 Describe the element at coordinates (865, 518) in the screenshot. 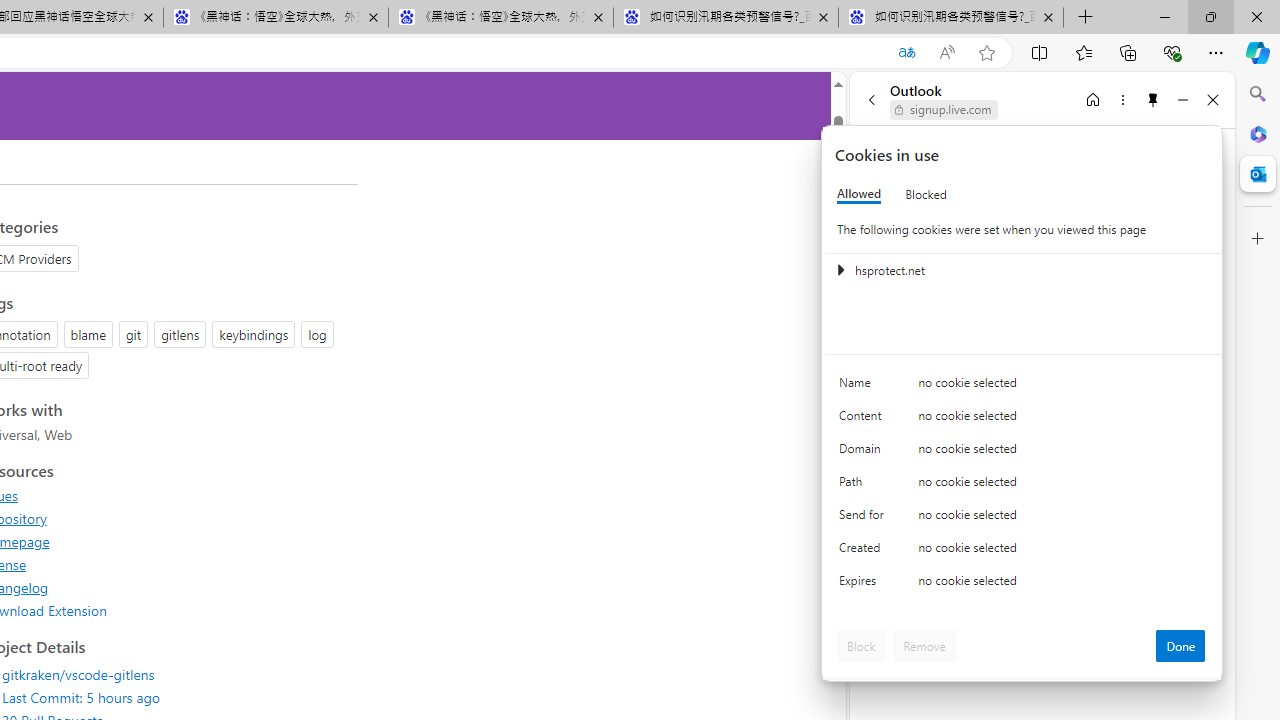

I see `'Send for'` at that location.